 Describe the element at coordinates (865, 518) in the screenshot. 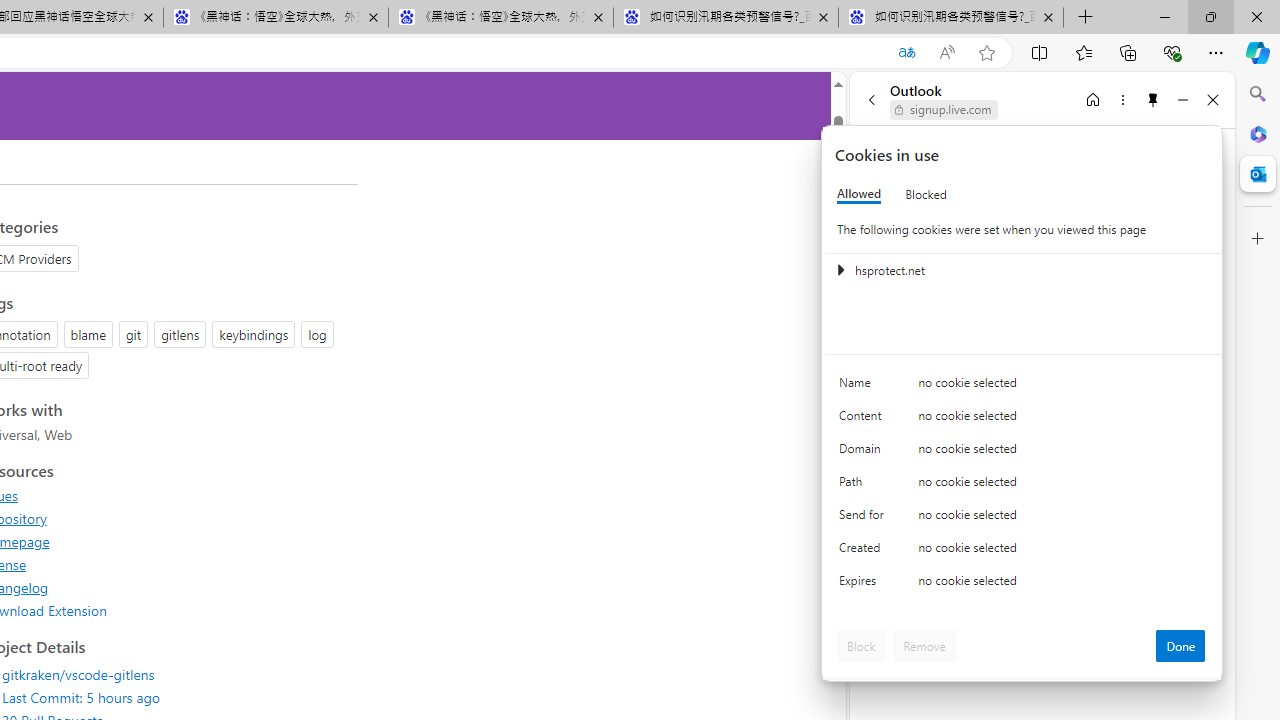

I see `'Send for'` at that location.